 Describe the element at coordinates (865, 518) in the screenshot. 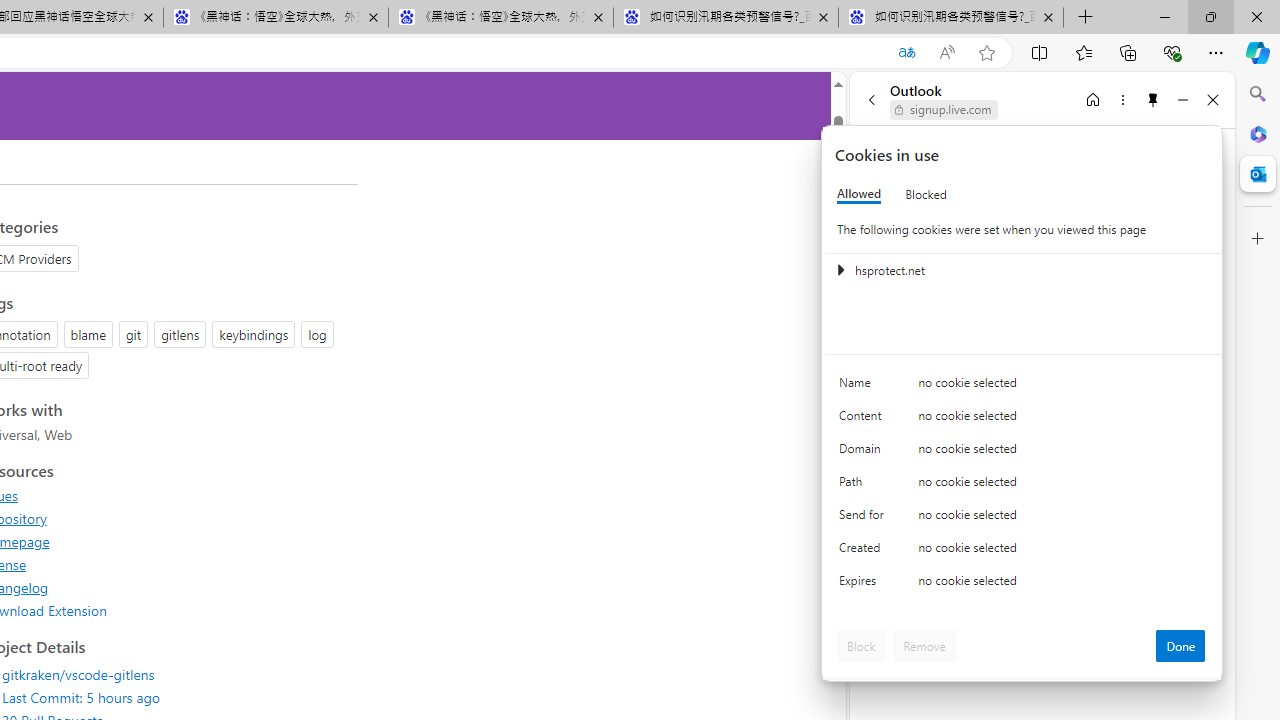

I see `'Send for'` at that location.